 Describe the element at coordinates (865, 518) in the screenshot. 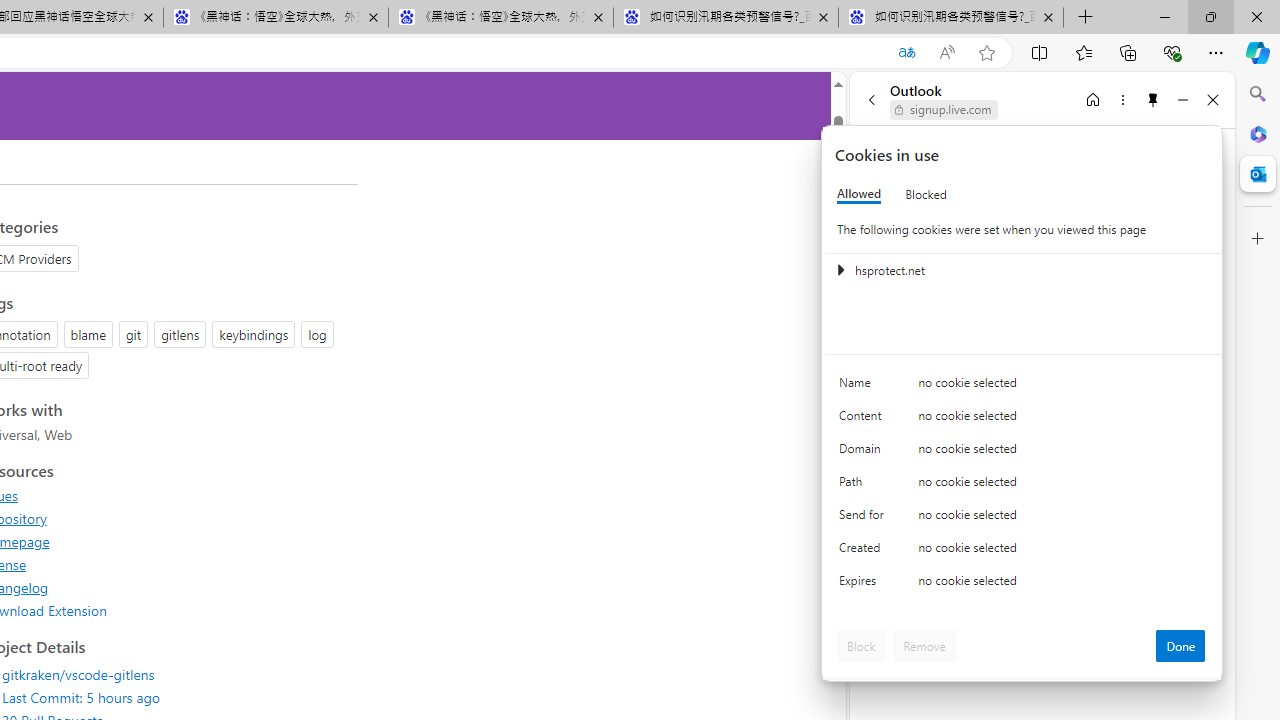

I see `'Send for'` at that location.